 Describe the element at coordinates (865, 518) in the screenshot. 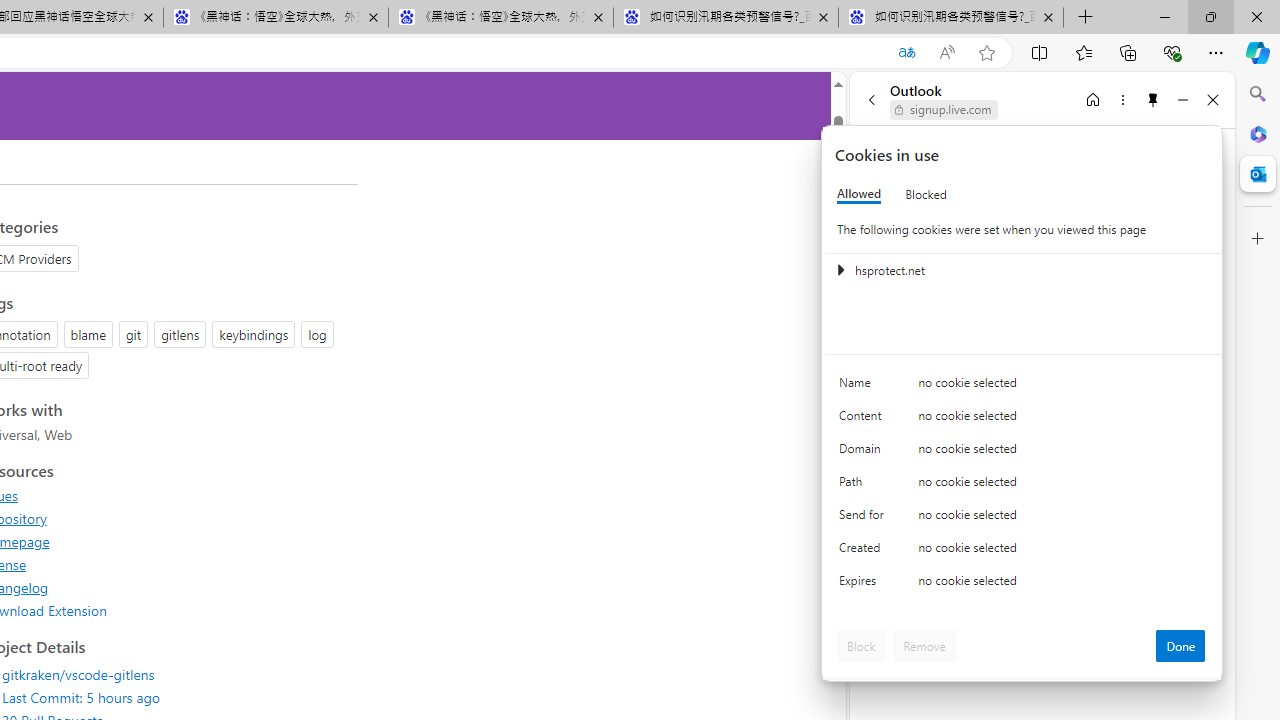

I see `'Send for'` at that location.